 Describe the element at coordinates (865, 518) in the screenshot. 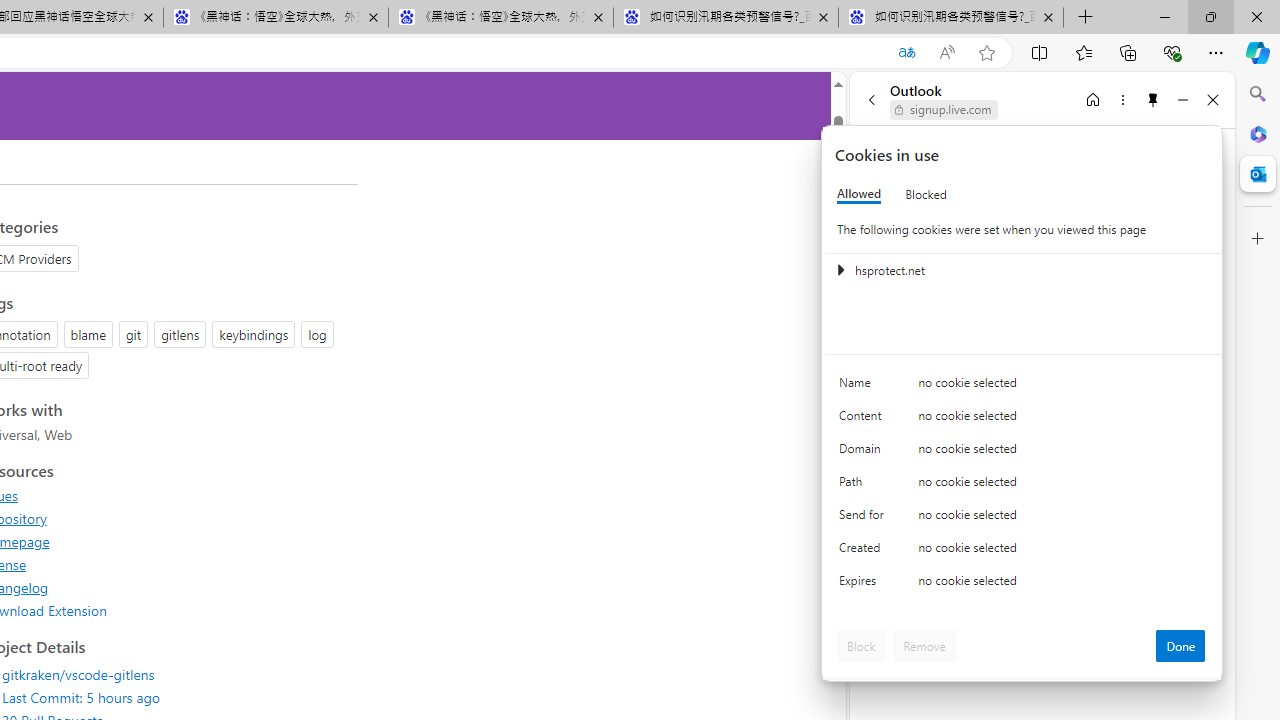

I see `'Send for'` at that location.